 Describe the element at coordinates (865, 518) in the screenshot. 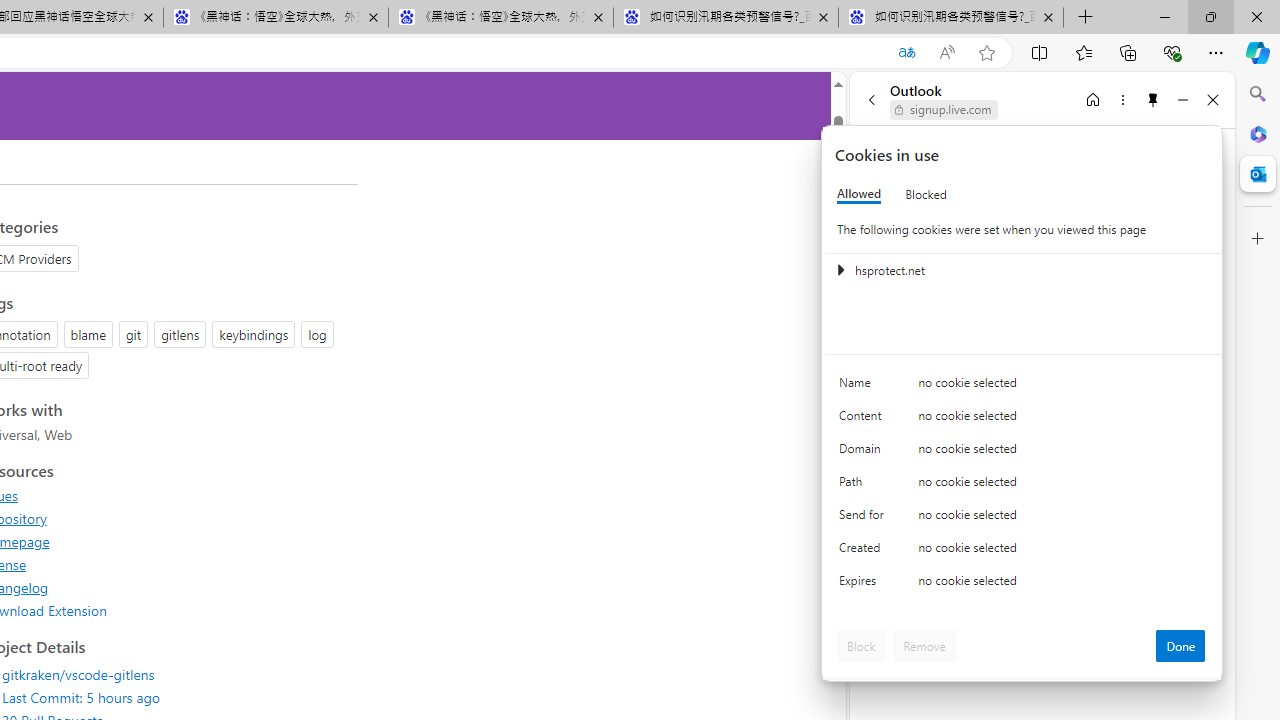

I see `'Send for'` at that location.